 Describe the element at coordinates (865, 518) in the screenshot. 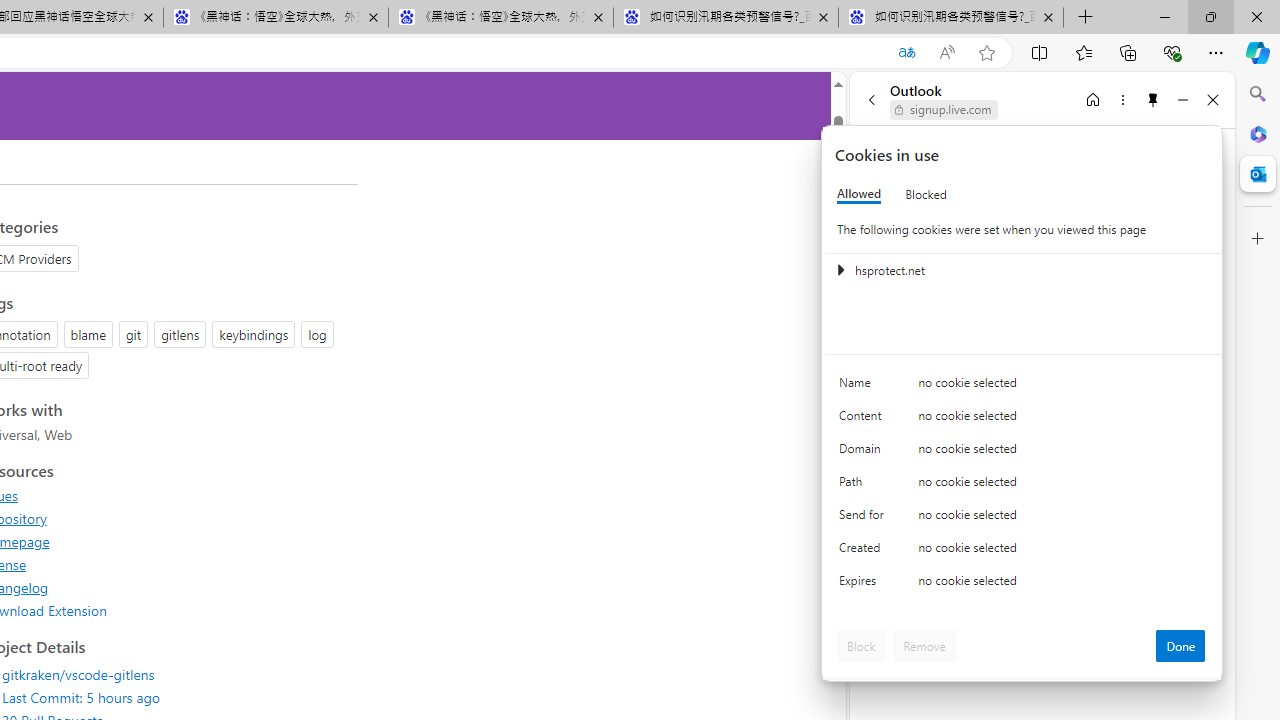

I see `'Send for'` at that location.